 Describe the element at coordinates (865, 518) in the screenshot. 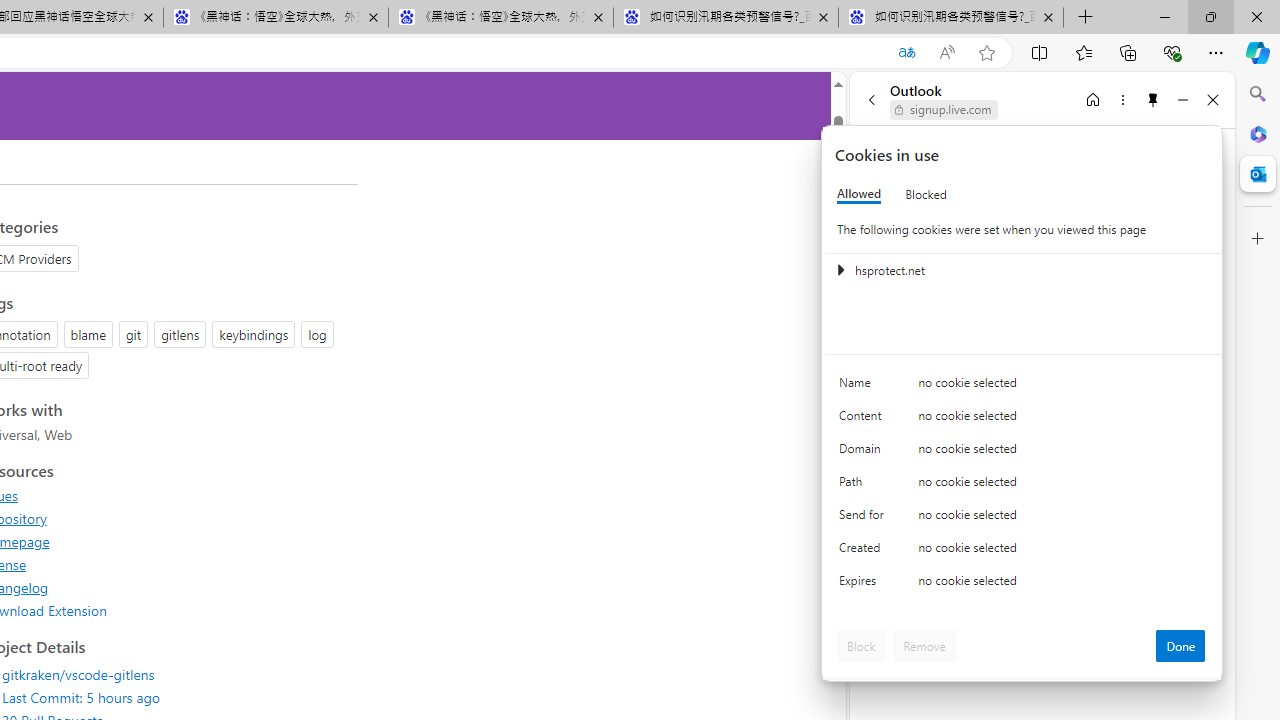

I see `'Send for'` at that location.